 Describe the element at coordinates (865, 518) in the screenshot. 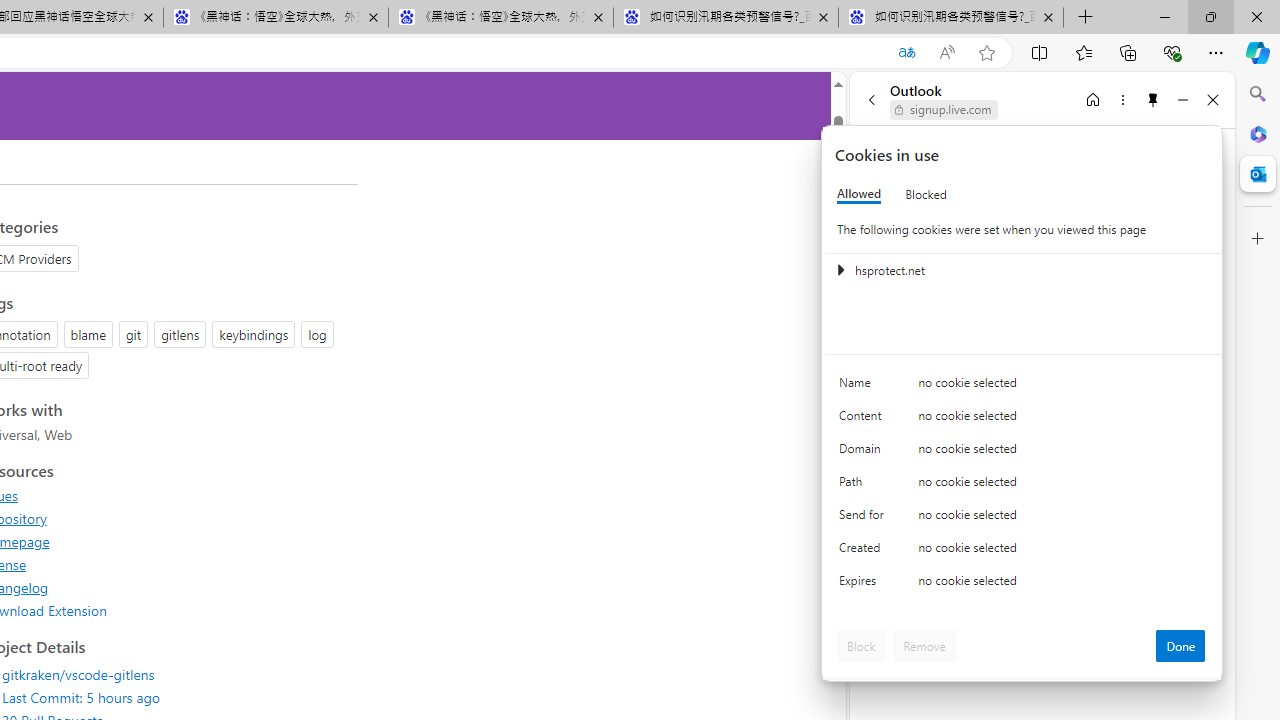

I see `'Send for'` at that location.